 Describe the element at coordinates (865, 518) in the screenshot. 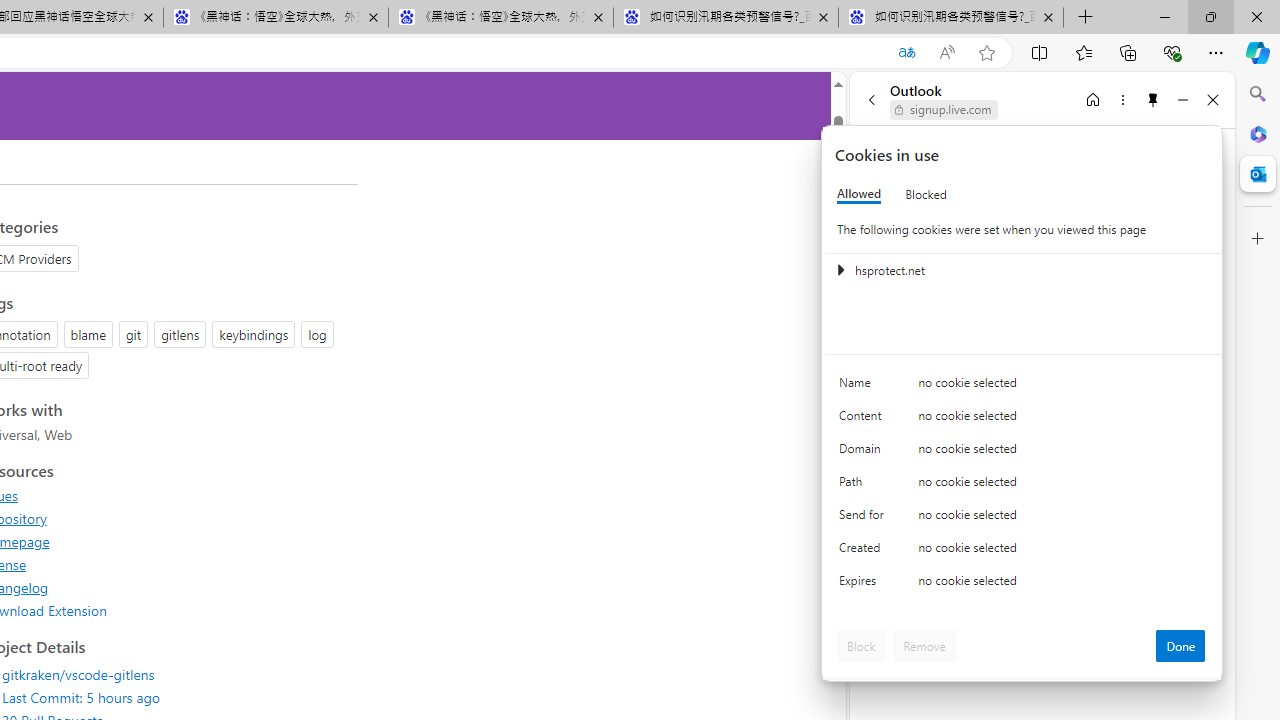

I see `'Send for'` at that location.